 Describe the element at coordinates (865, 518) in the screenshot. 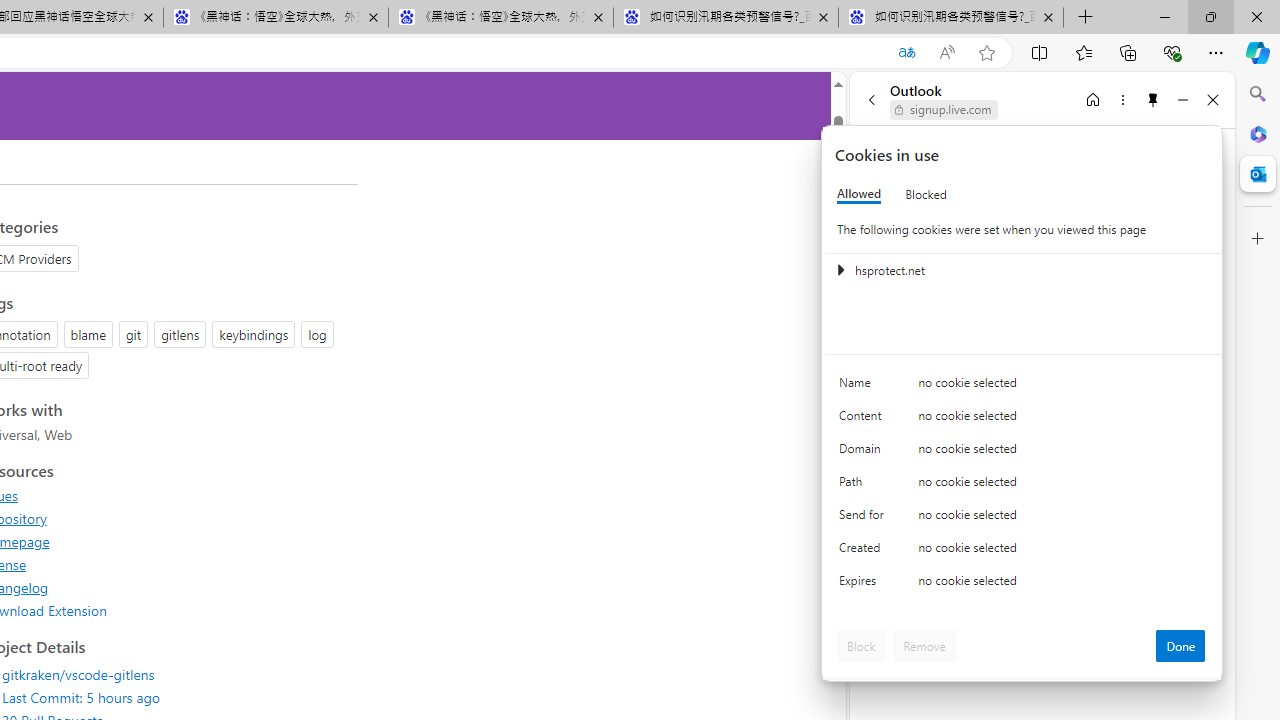

I see `'Send for'` at that location.